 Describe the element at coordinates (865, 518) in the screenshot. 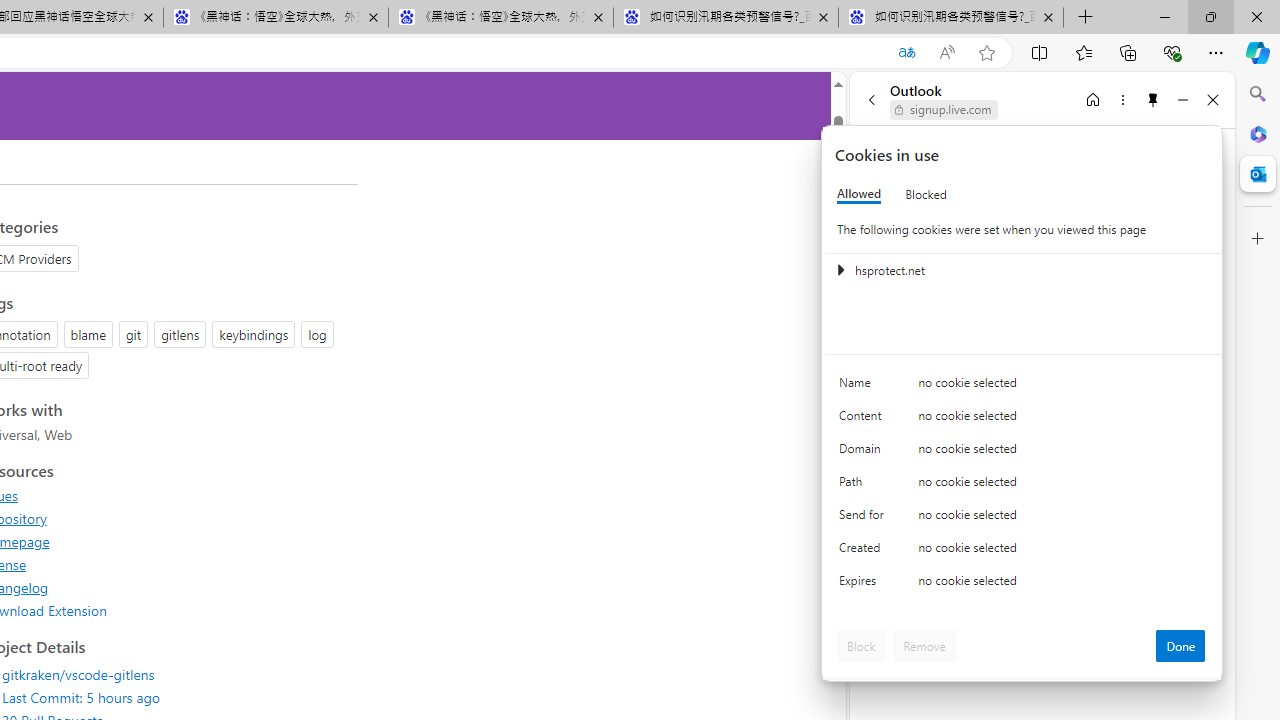

I see `'Send for'` at that location.